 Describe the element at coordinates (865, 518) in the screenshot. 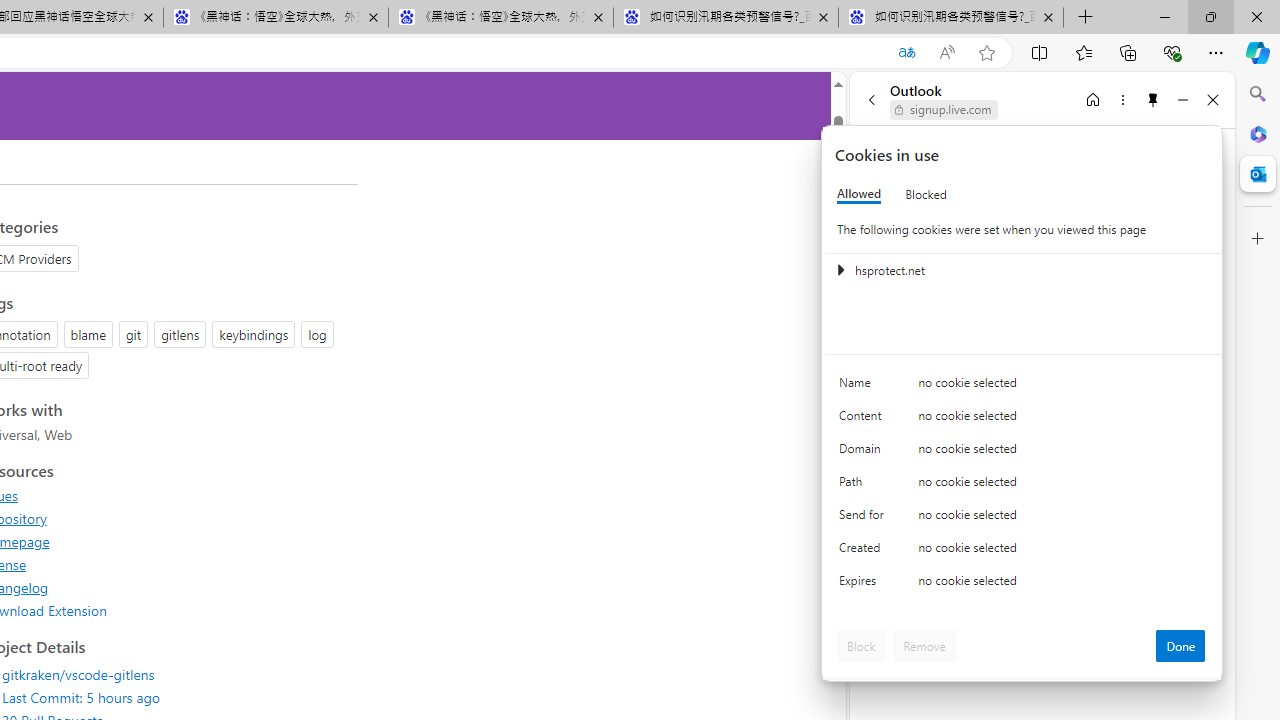

I see `'Send for'` at that location.